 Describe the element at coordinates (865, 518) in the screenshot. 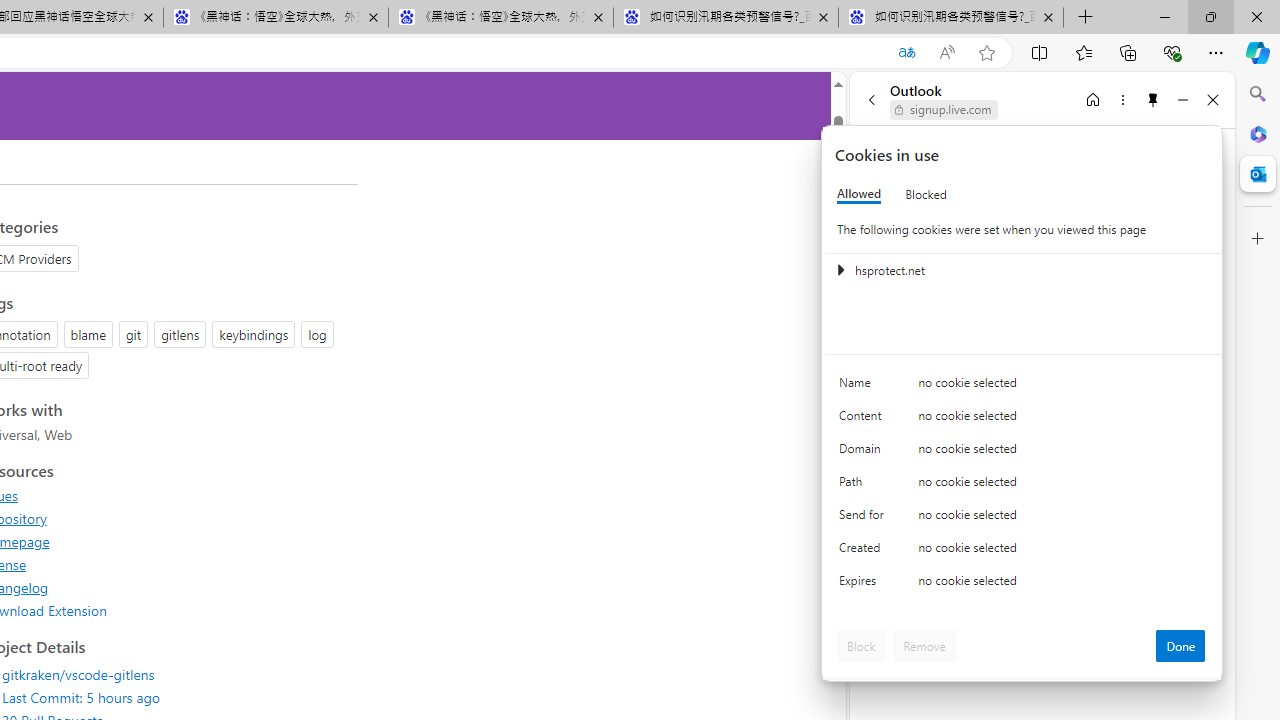

I see `'Send for'` at that location.